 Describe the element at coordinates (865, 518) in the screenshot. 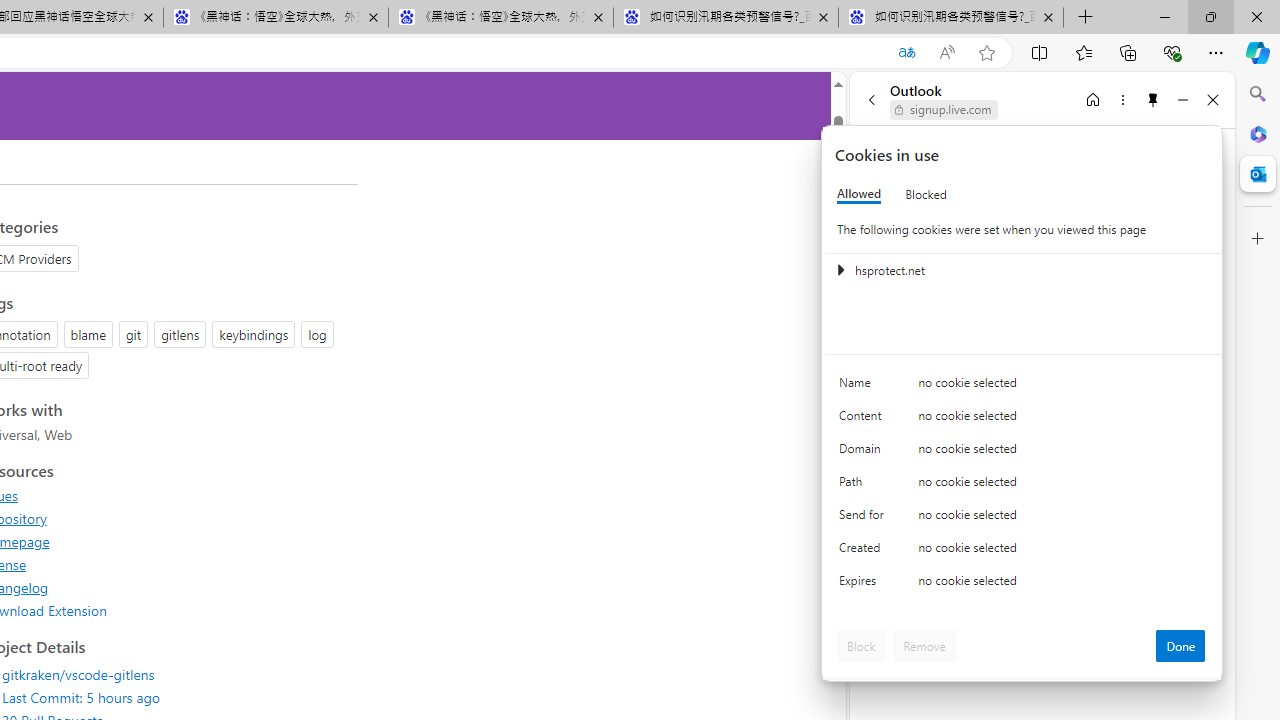

I see `'Send for'` at that location.